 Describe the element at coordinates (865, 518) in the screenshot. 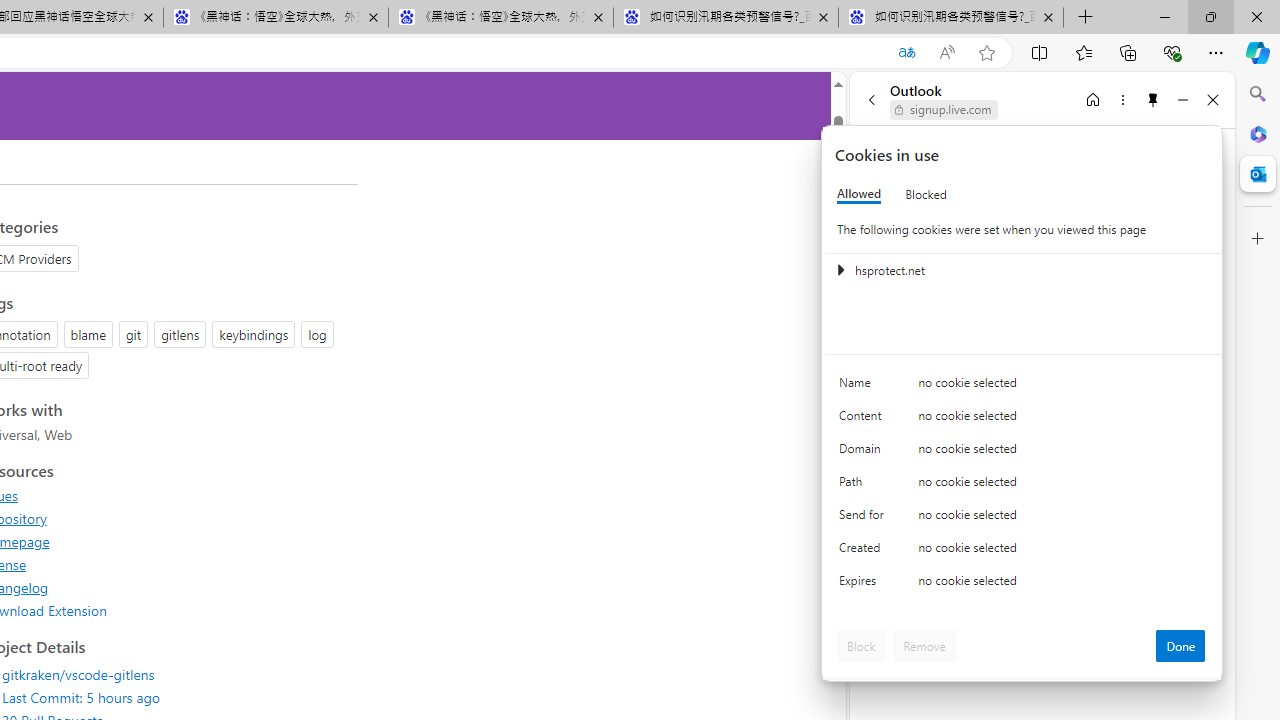

I see `'Send for'` at that location.